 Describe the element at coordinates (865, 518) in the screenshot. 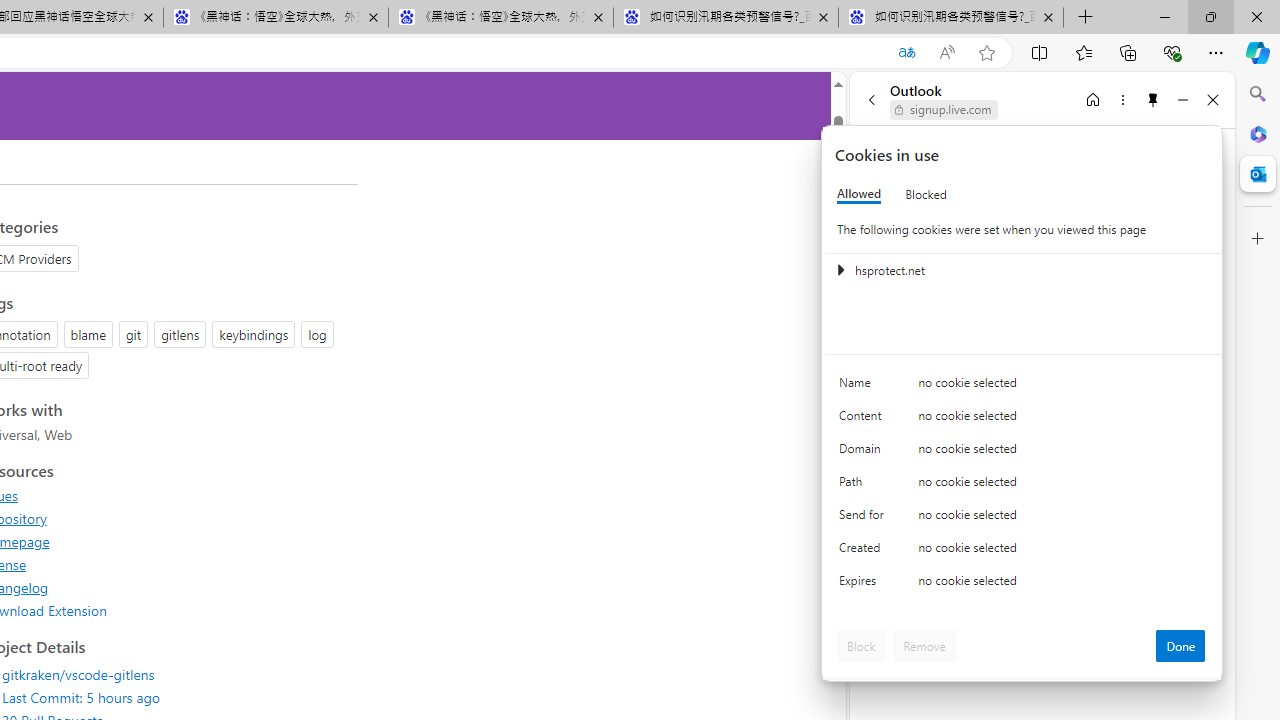

I see `'Send for'` at that location.